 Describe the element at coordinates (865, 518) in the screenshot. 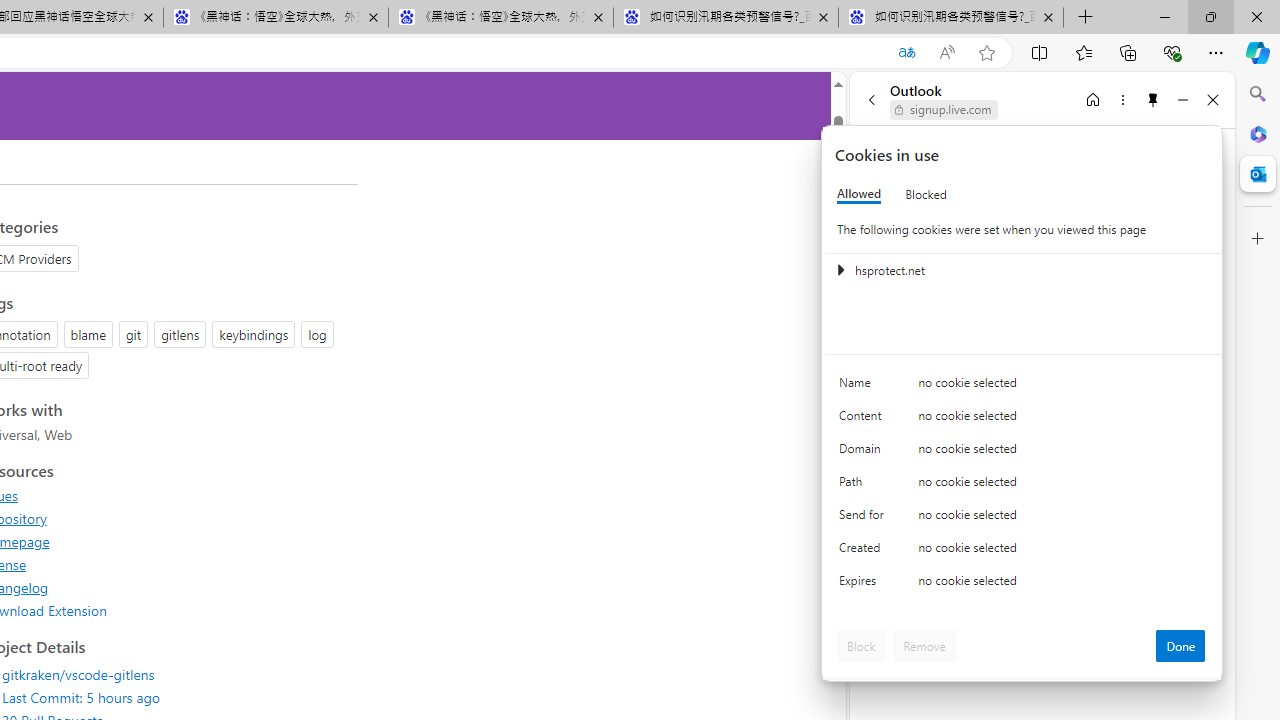

I see `'Send for'` at that location.